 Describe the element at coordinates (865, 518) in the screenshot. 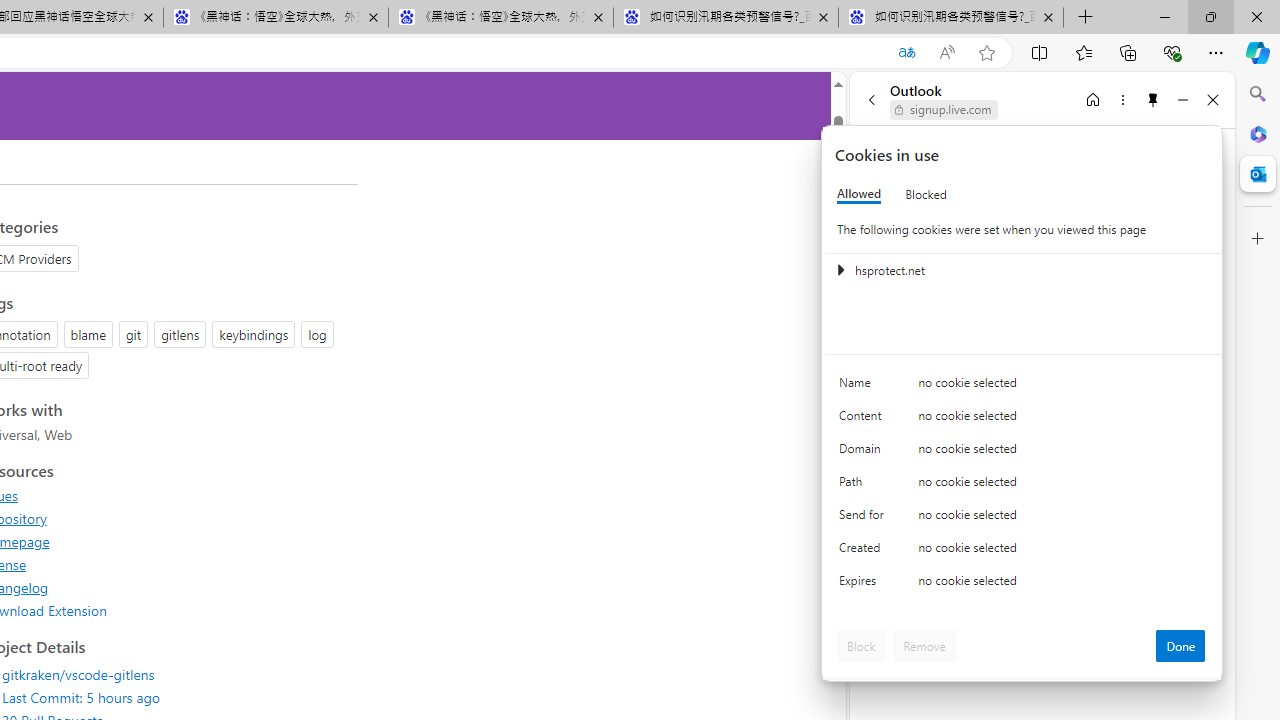

I see `'Send for'` at that location.